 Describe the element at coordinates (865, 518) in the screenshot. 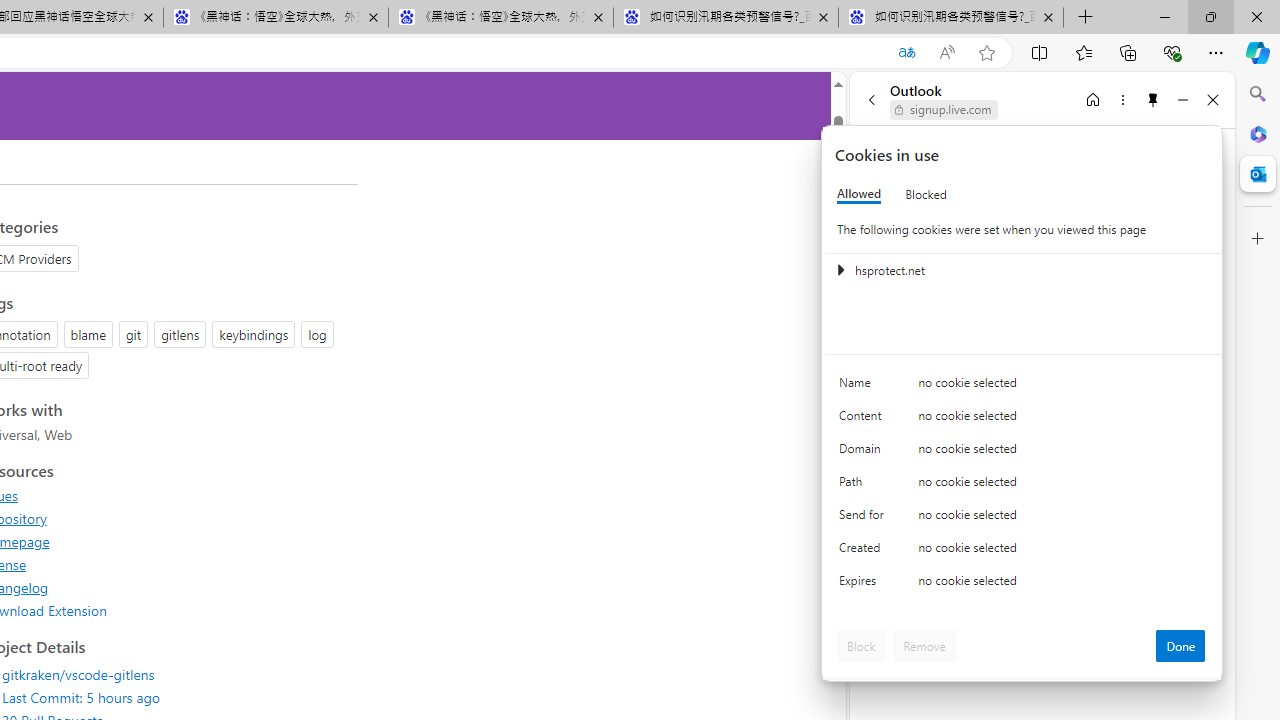

I see `'Send for'` at that location.